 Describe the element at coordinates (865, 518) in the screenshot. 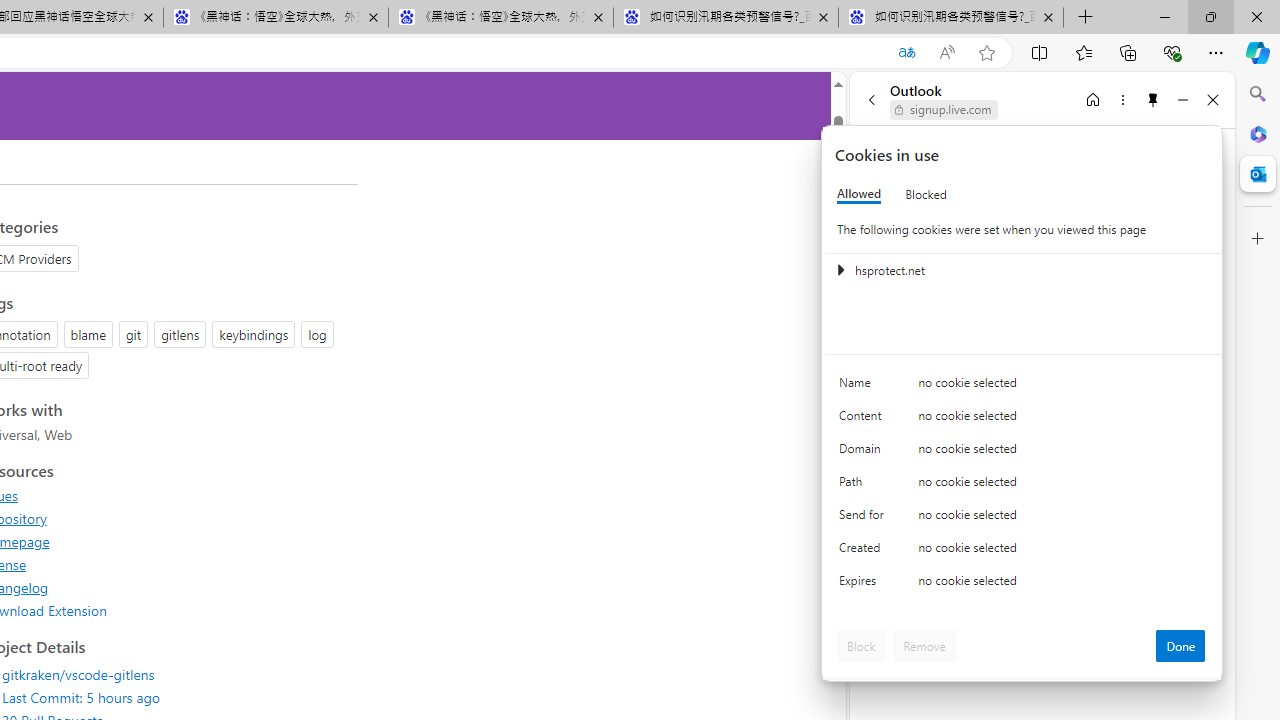

I see `'Send for'` at that location.